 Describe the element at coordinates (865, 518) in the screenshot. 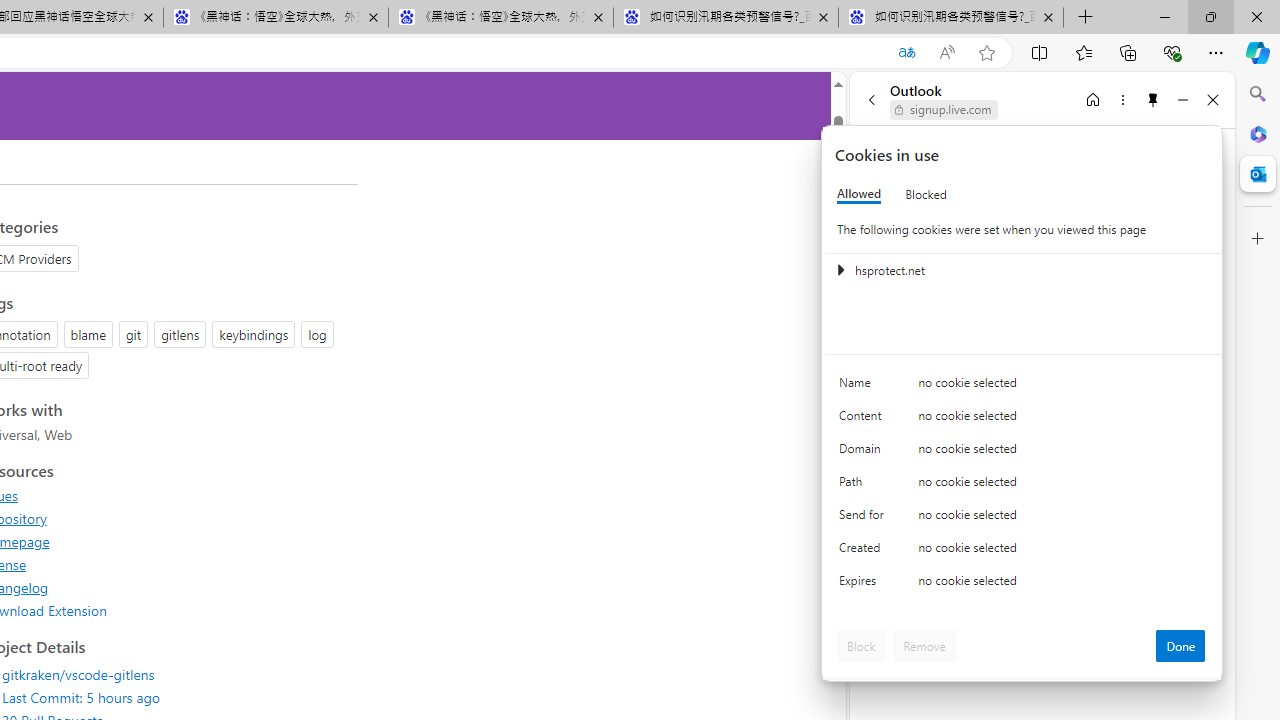

I see `'Send for'` at that location.